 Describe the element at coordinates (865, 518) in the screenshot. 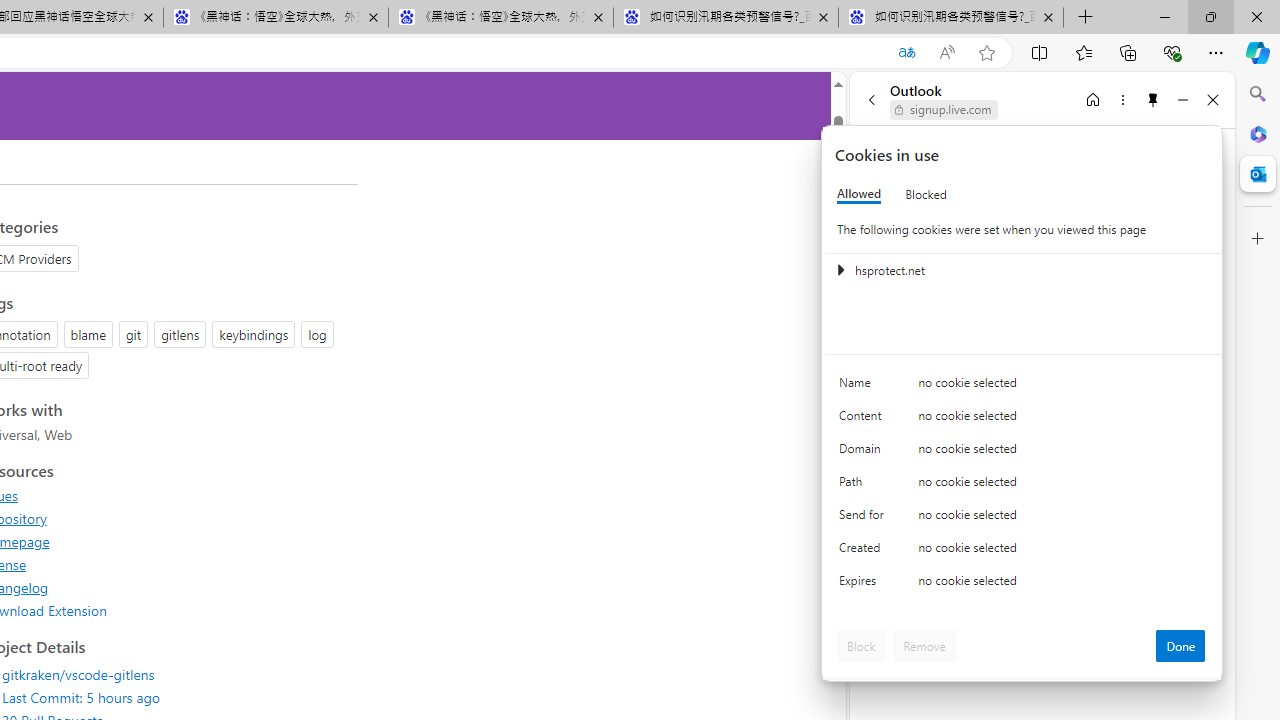

I see `'Send for'` at that location.